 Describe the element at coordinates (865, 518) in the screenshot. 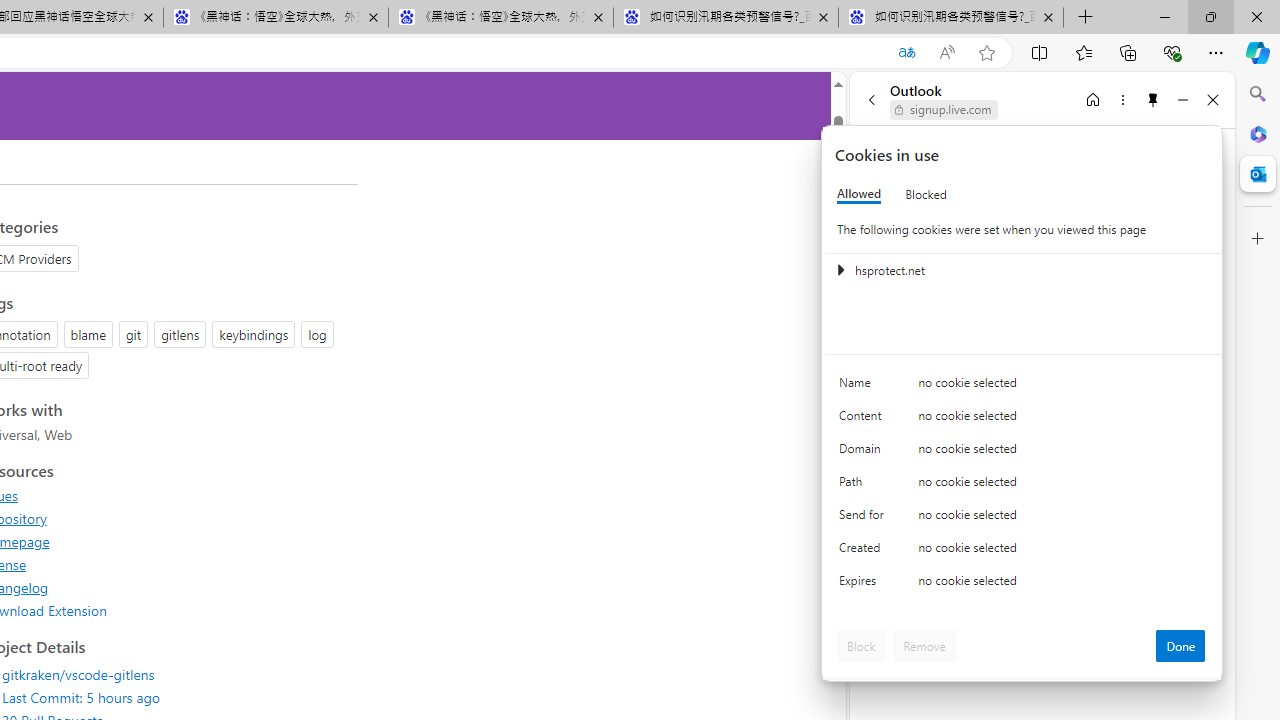

I see `'Send for'` at that location.